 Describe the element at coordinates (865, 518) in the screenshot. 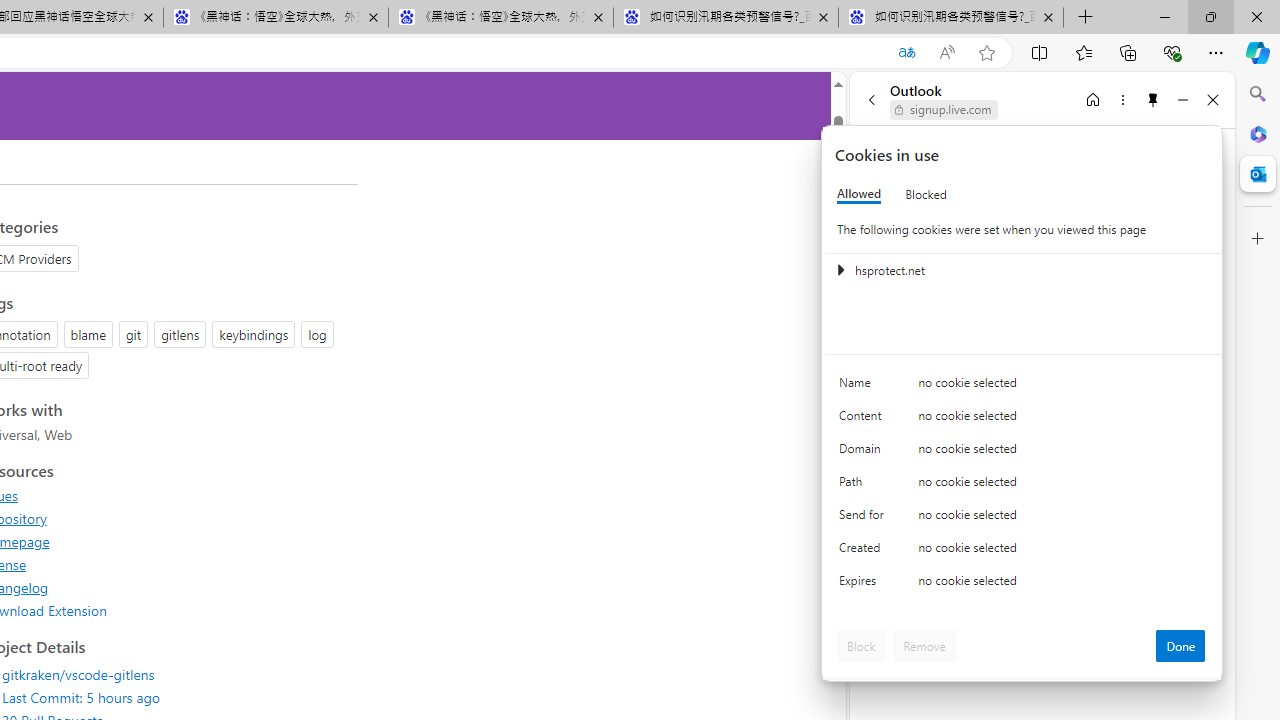

I see `'Send for'` at that location.